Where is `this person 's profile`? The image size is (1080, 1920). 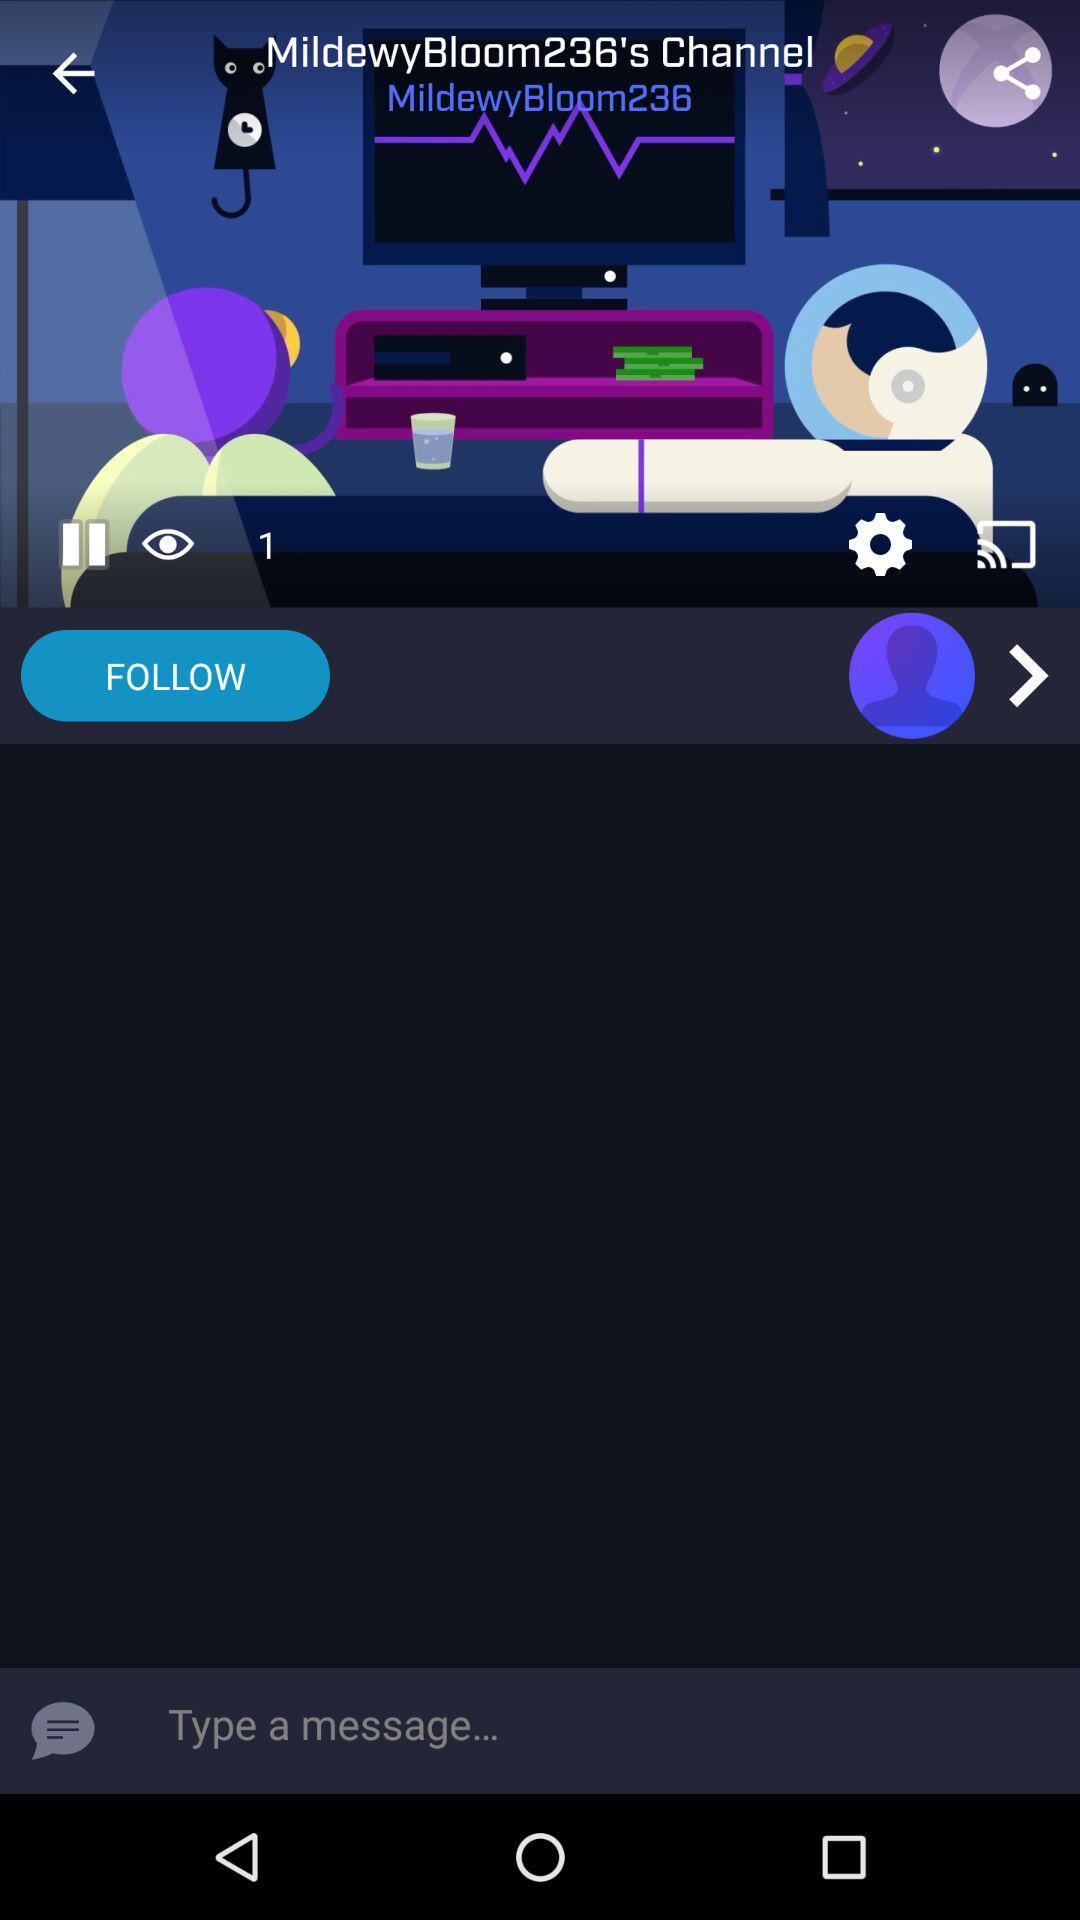 this person 's profile is located at coordinates (911, 675).